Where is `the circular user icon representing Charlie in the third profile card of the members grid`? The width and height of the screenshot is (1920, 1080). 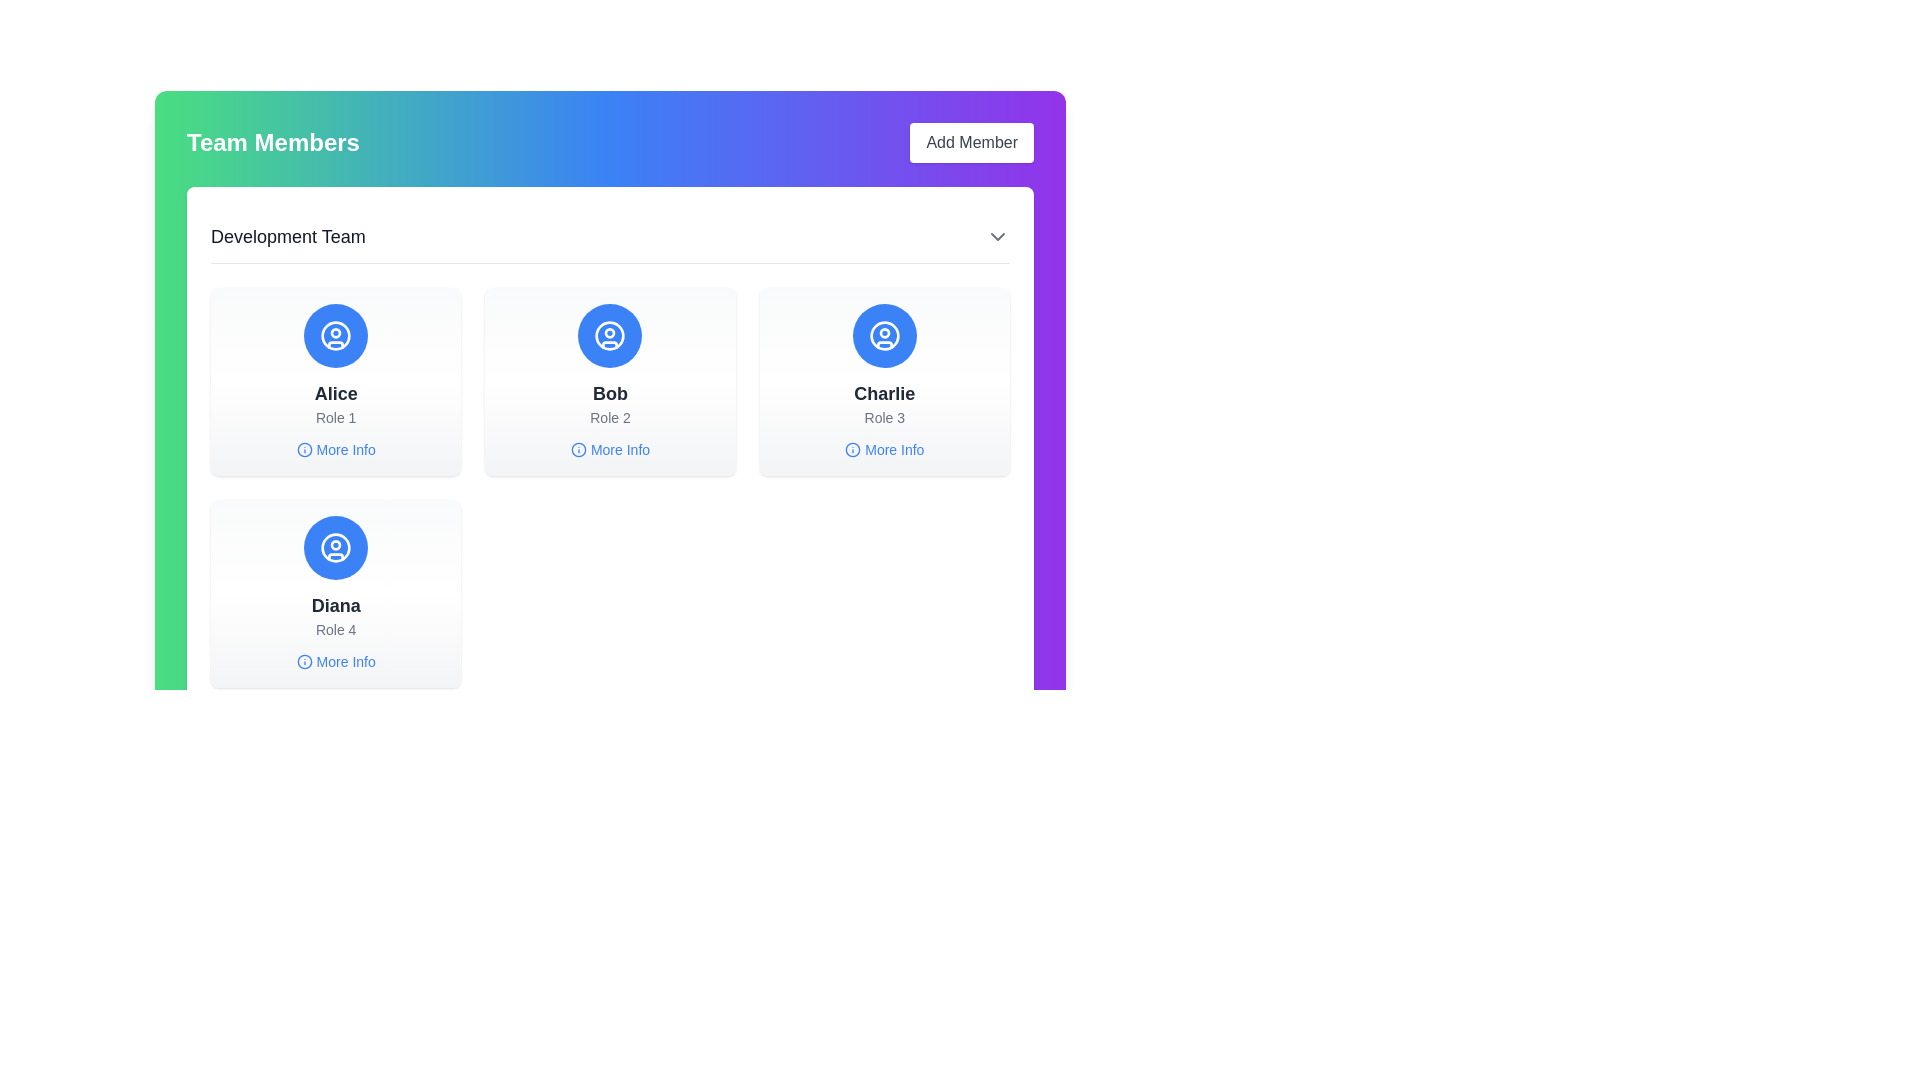
the circular user icon representing Charlie in the third profile card of the members grid is located at coordinates (883, 334).